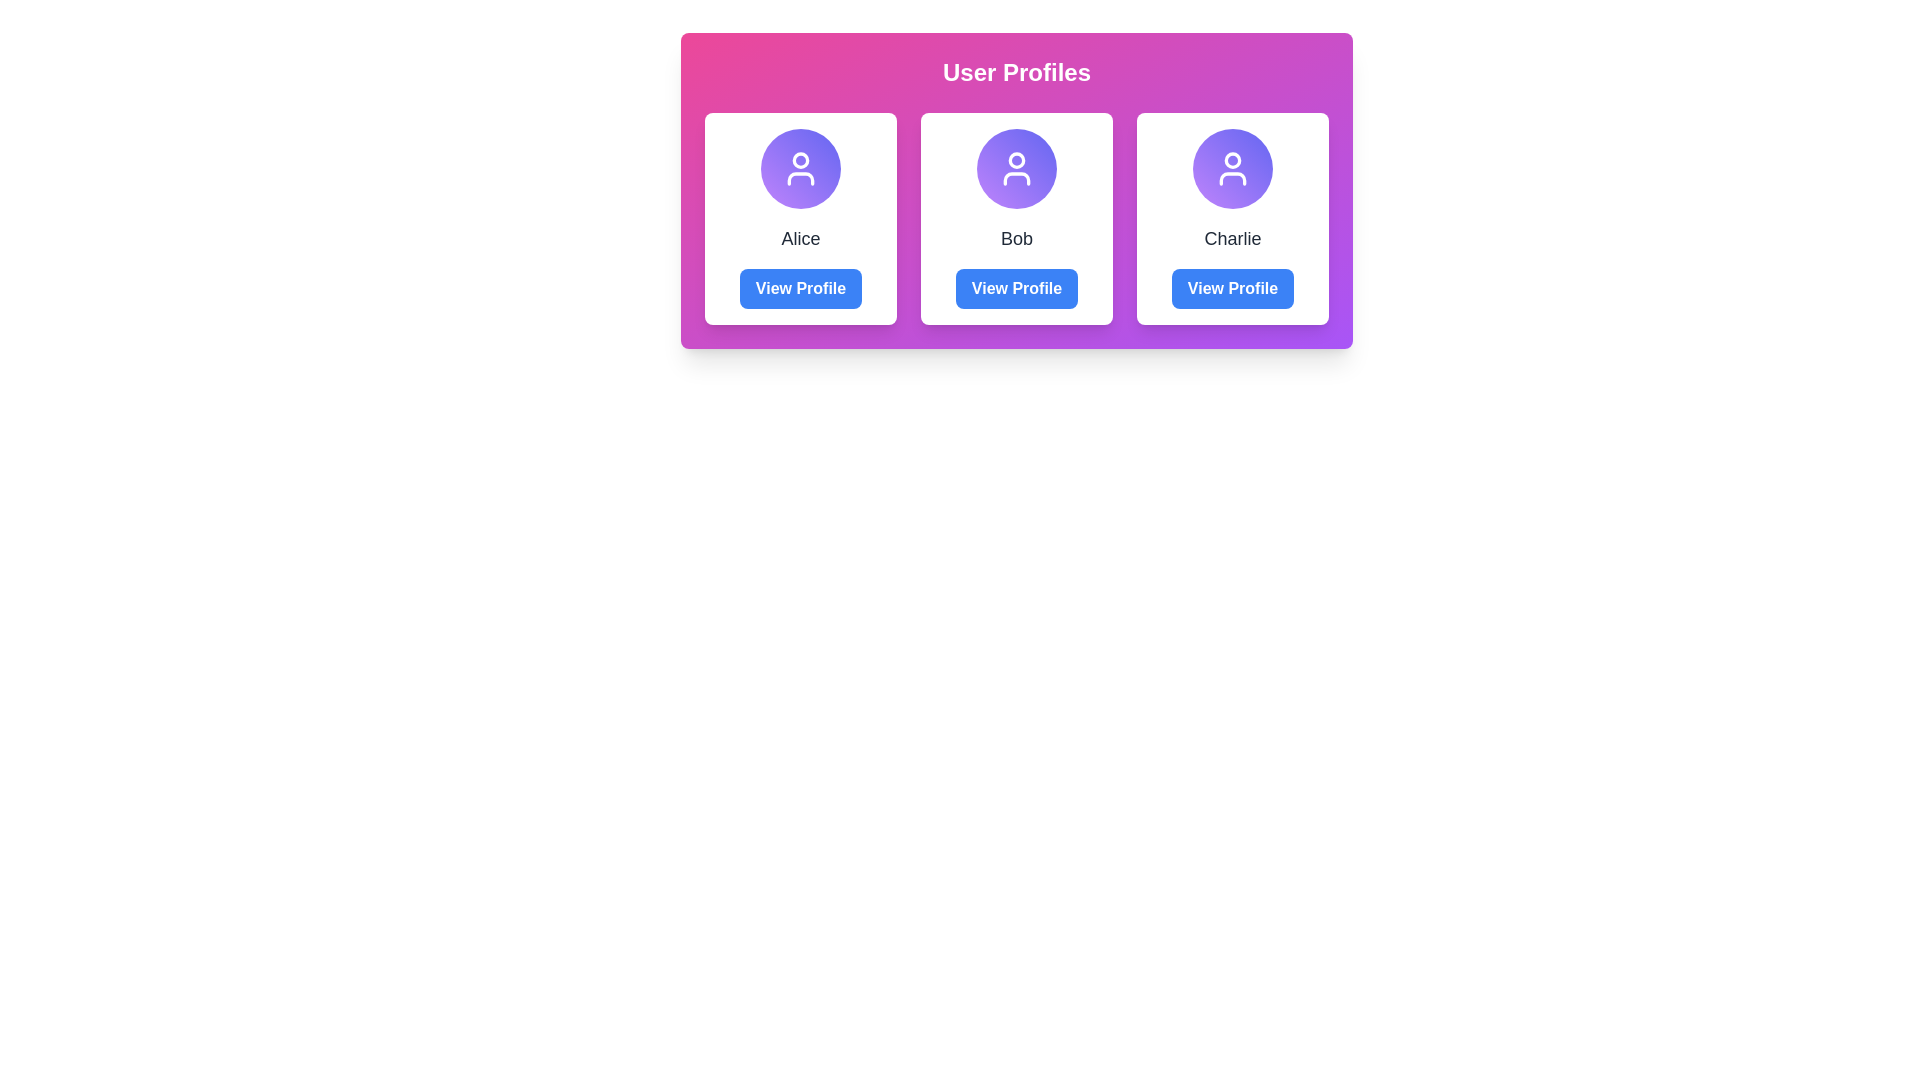  I want to click on the 'View Profile' button, which is a rectangular button with a bold blue background and white text, located at the bottom of the user profile card beneath the name 'Alice', so click(801, 289).